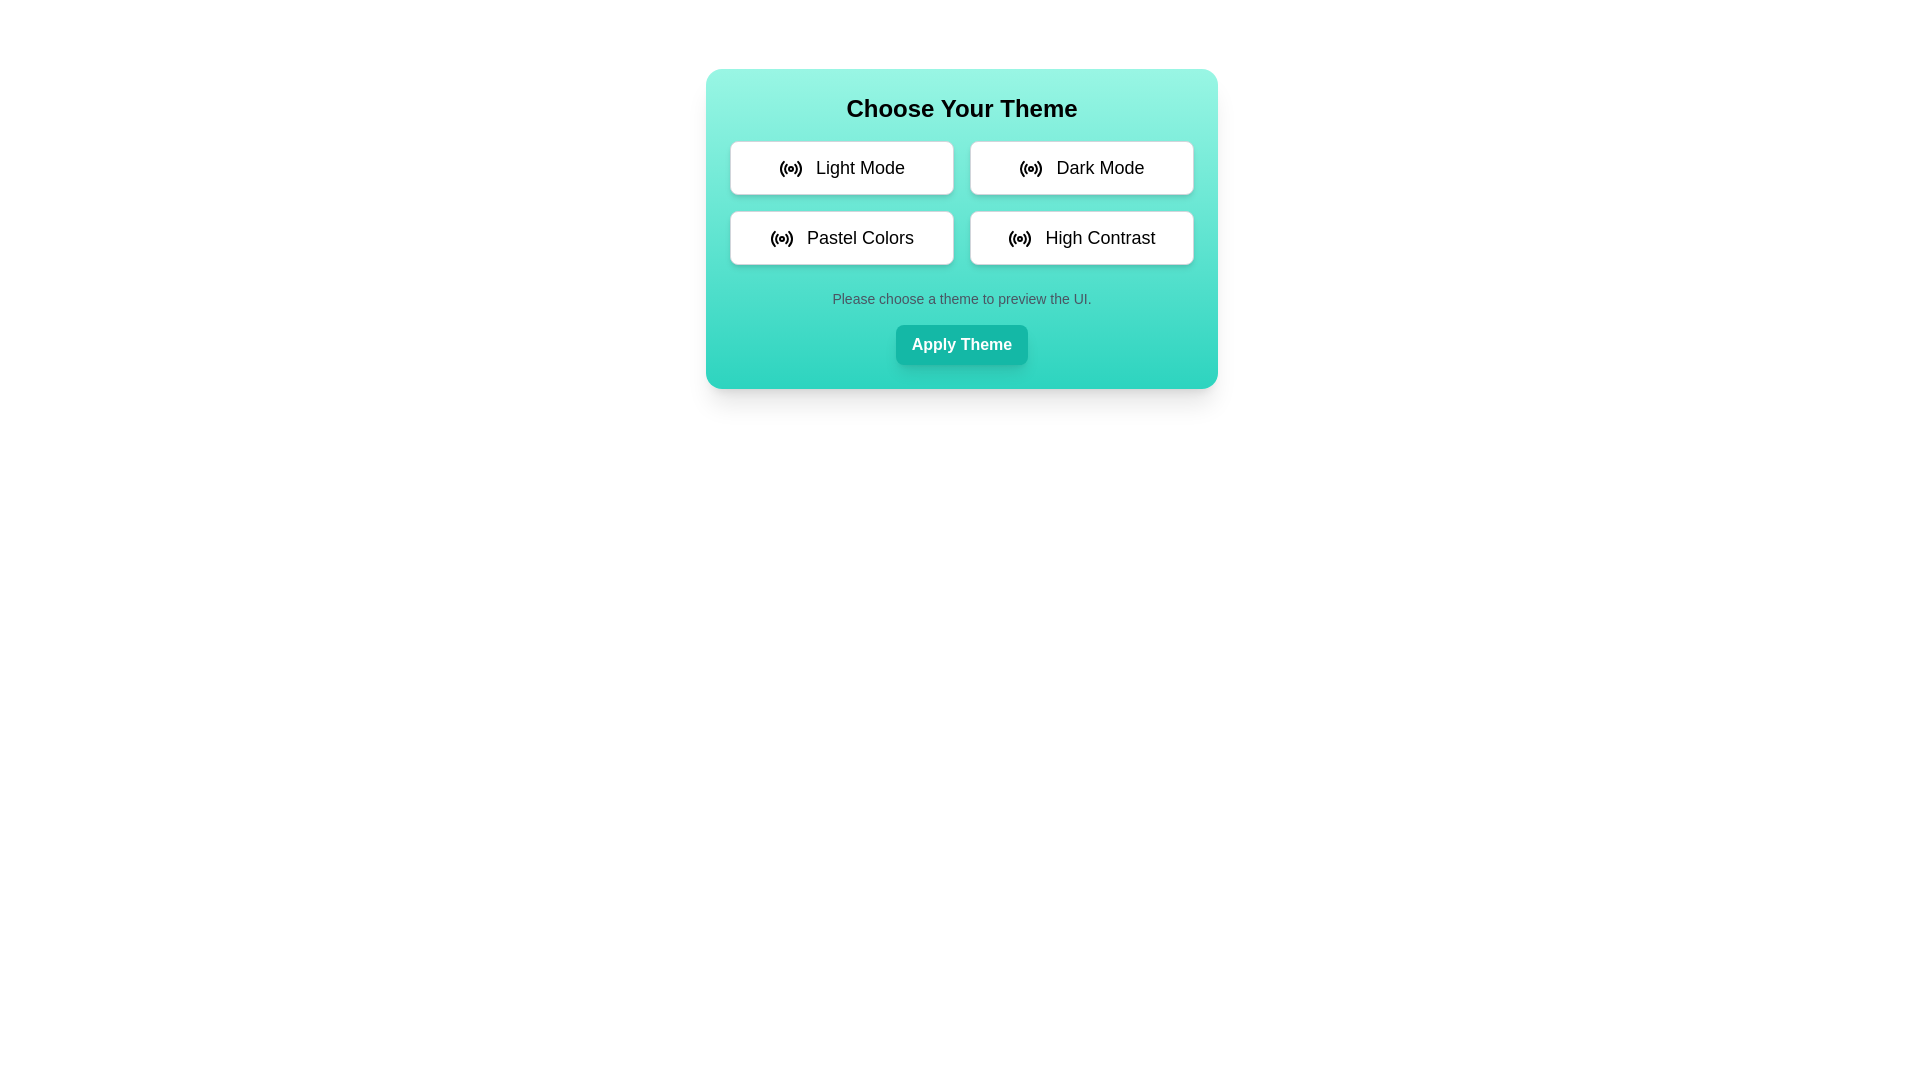 Image resolution: width=1920 pixels, height=1080 pixels. Describe the element at coordinates (1025, 238) in the screenshot. I see `the fourth arc of the radio icon representing the 'High Contrast' option in the theme selection panel` at that location.